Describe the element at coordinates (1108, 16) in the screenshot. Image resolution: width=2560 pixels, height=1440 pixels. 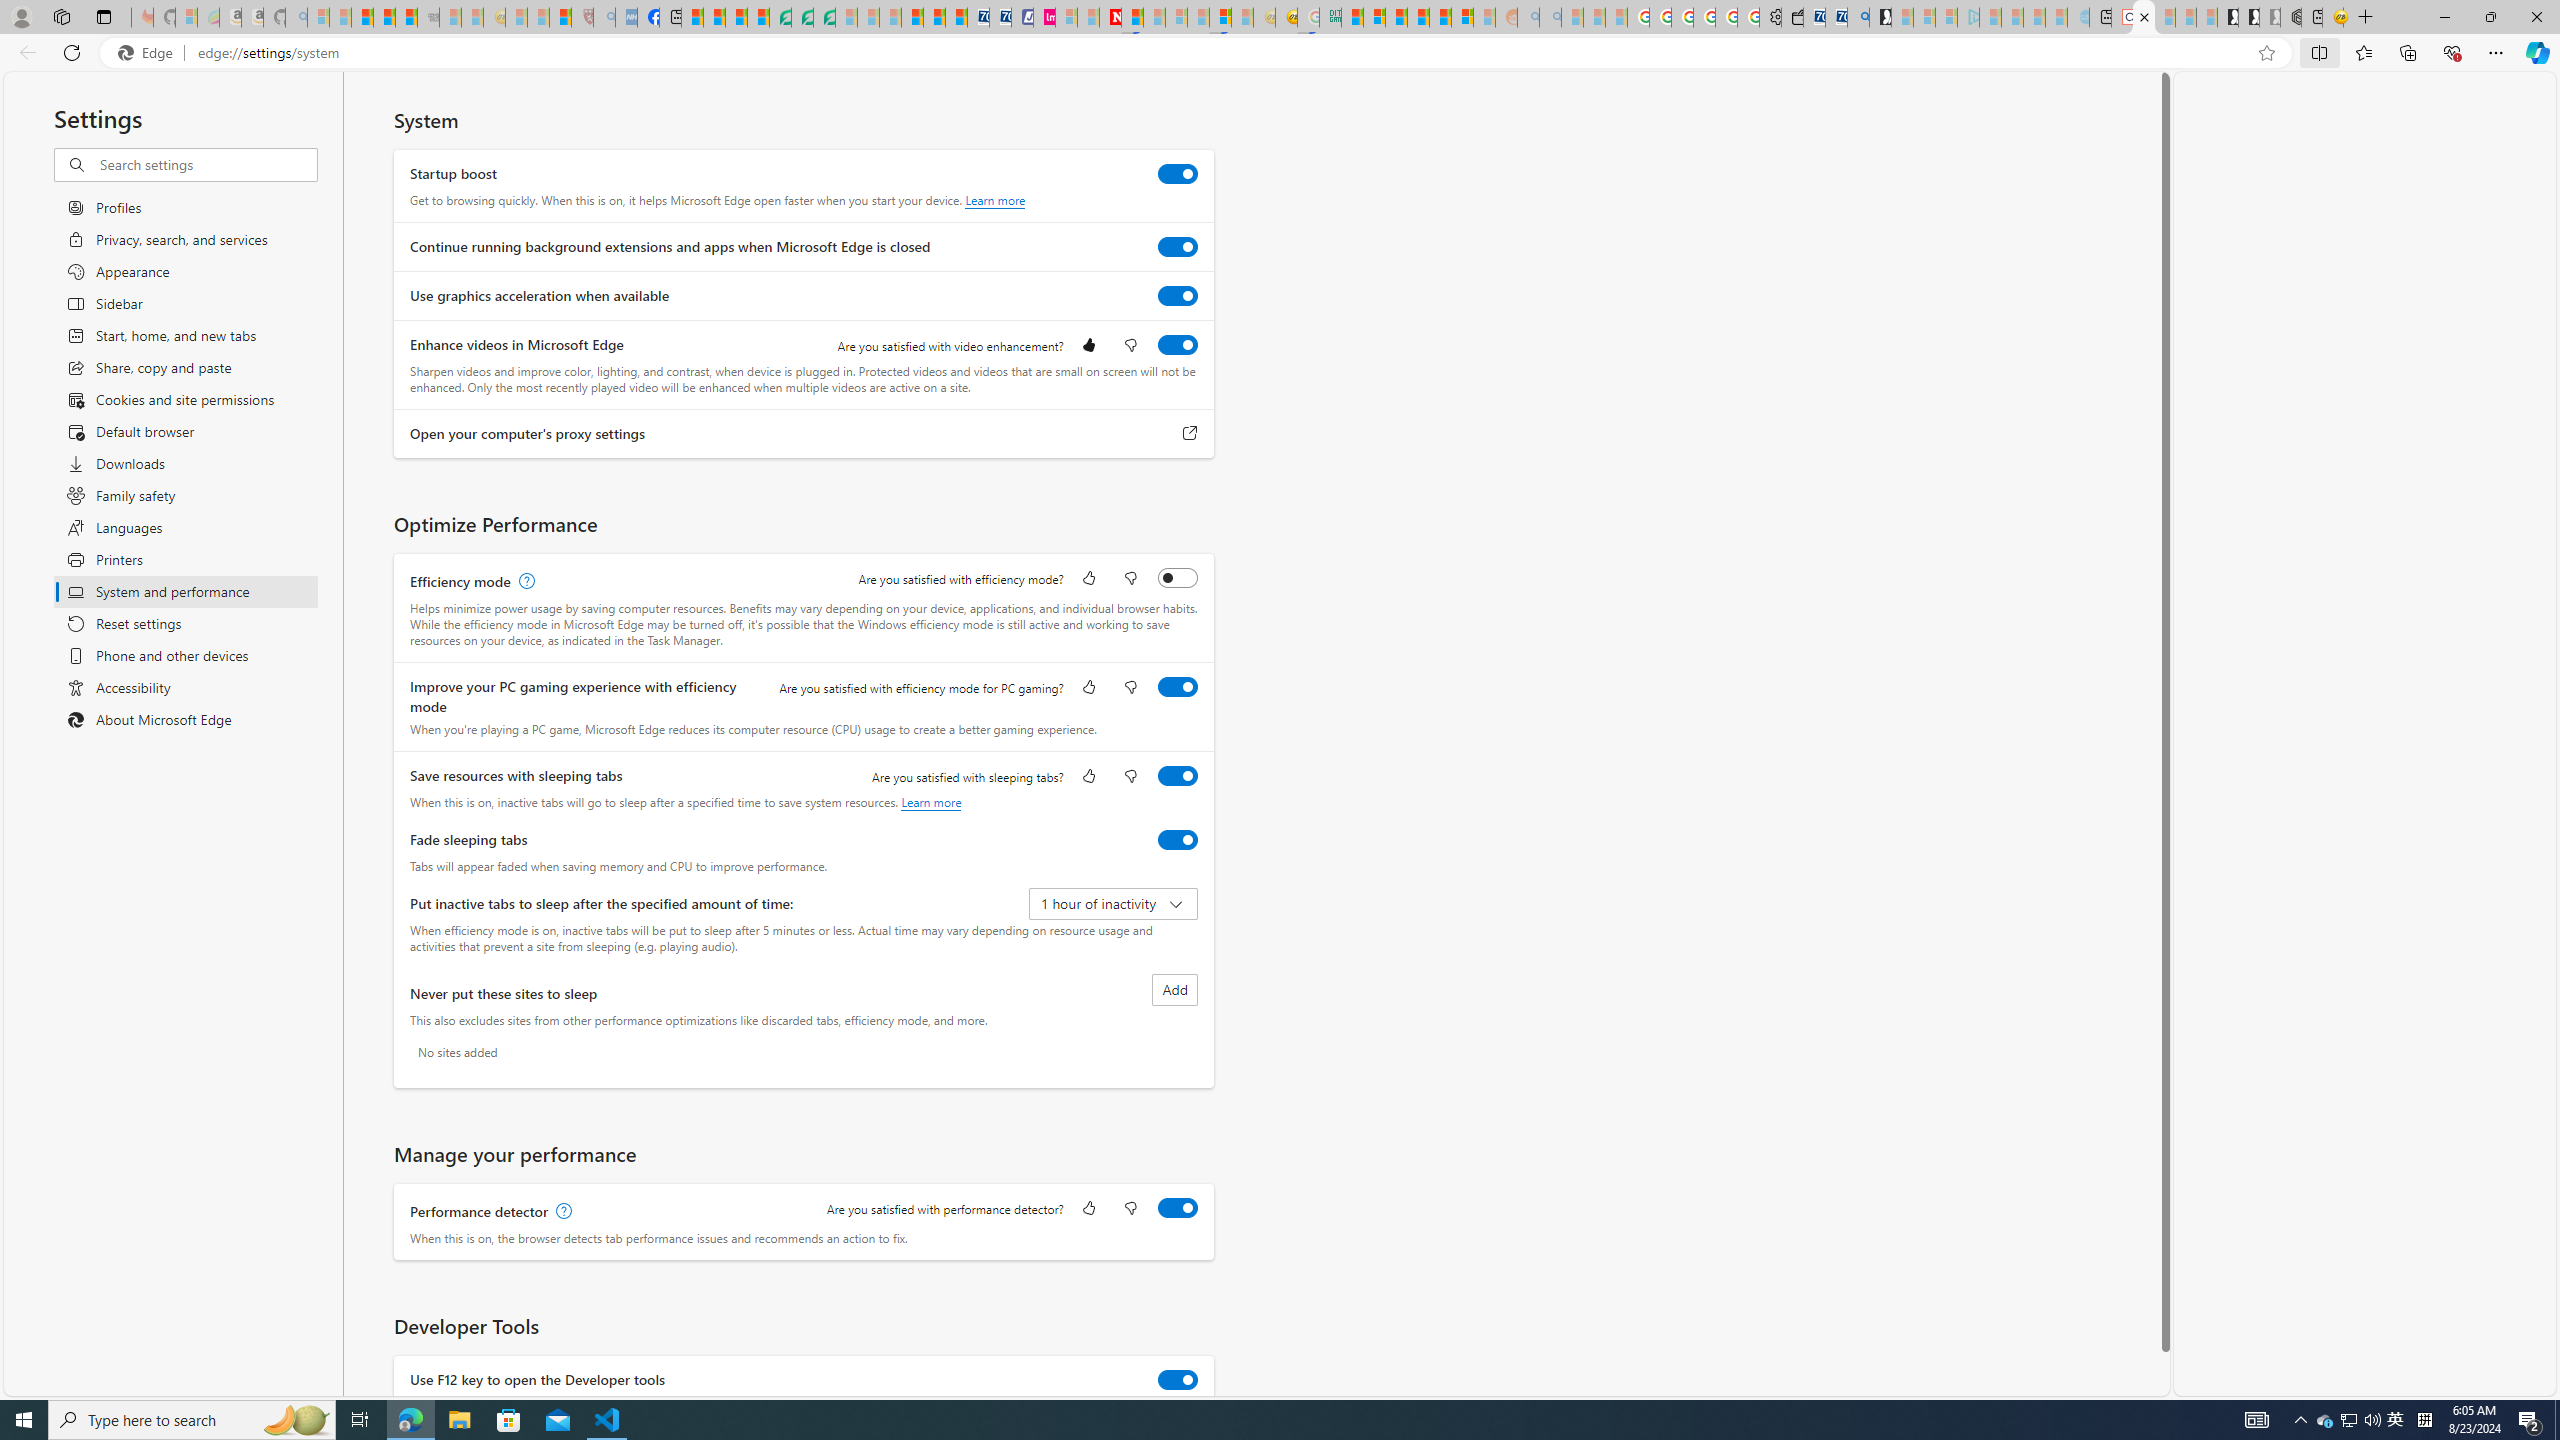
I see `'Latest Politics News & Archive | Newsweek.com'` at that location.